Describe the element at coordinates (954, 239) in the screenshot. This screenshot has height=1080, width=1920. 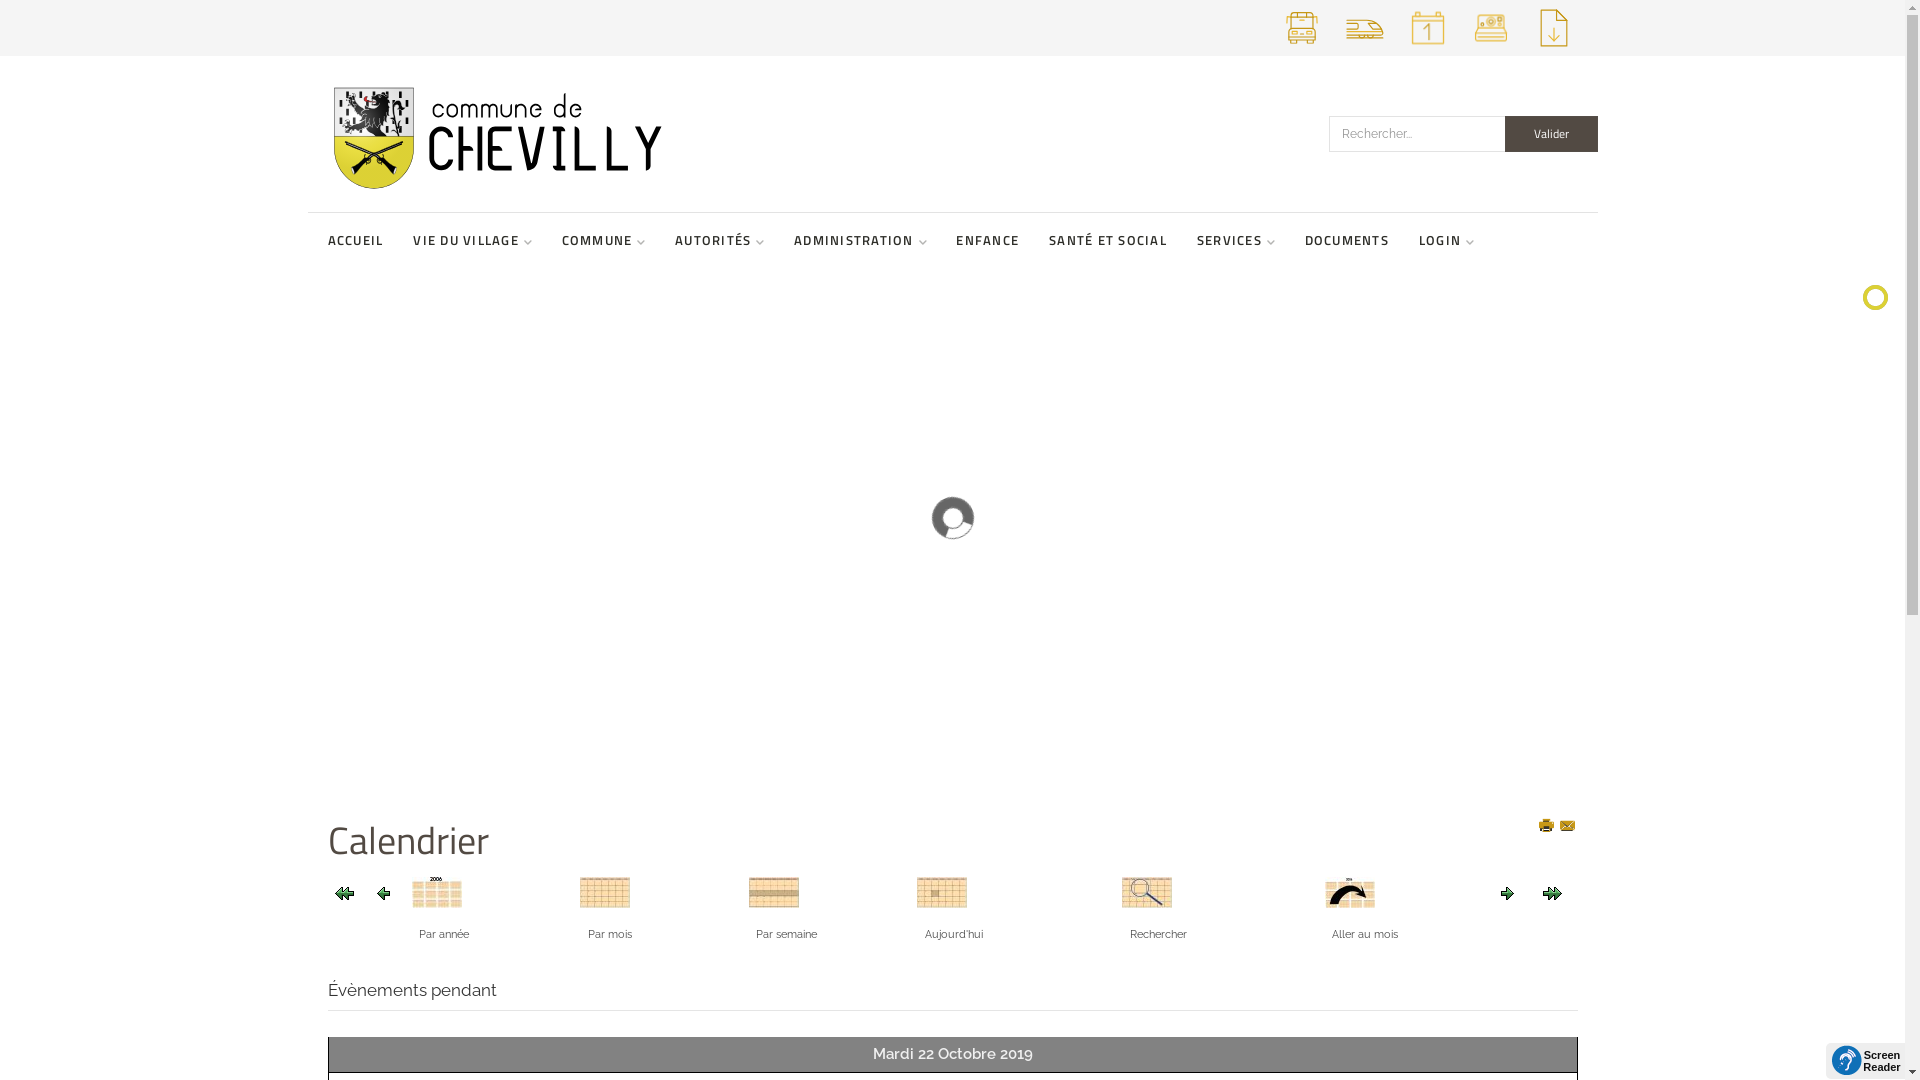
I see `'ENFANCE'` at that location.